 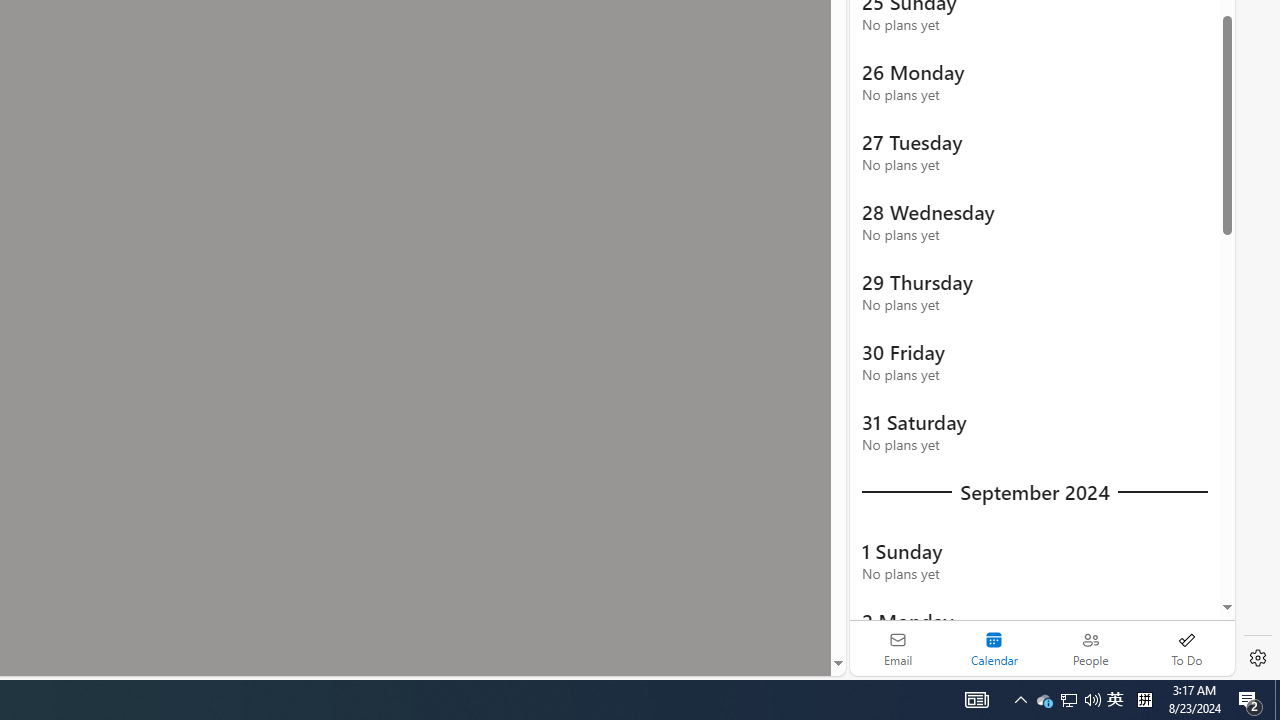 What do you see at coordinates (1186, 648) in the screenshot?
I see `'To Do'` at bounding box center [1186, 648].